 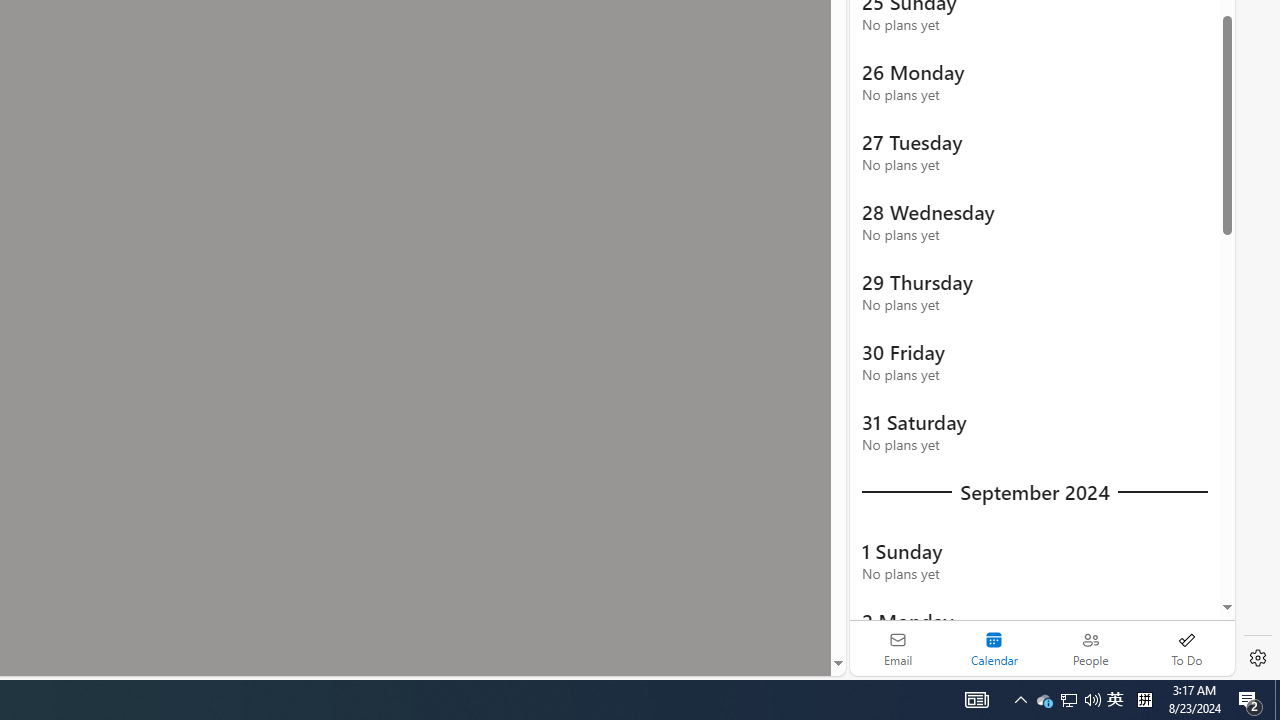 What do you see at coordinates (1186, 648) in the screenshot?
I see `'To Do'` at bounding box center [1186, 648].